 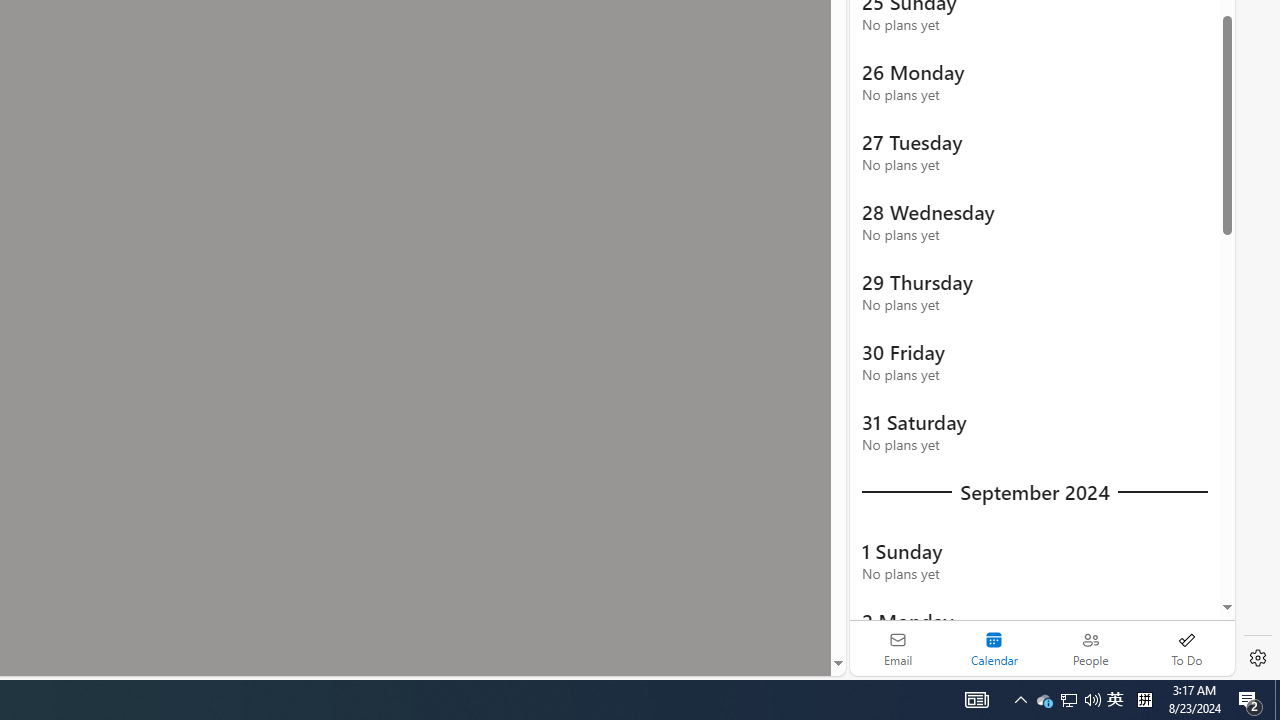 What do you see at coordinates (1186, 648) in the screenshot?
I see `'To Do'` at bounding box center [1186, 648].